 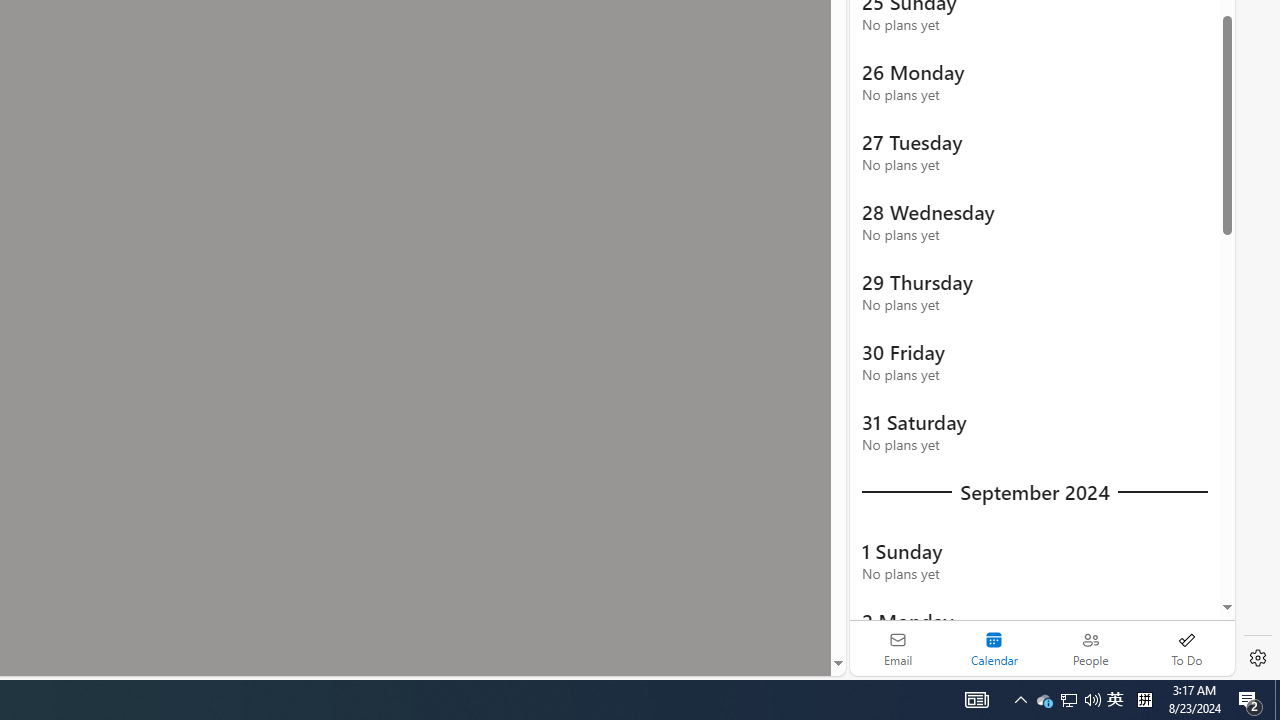 What do you see at coordinates (1186, 648) in the screenshot?
I see `'To Do'` at bounding box center [1186, 648].